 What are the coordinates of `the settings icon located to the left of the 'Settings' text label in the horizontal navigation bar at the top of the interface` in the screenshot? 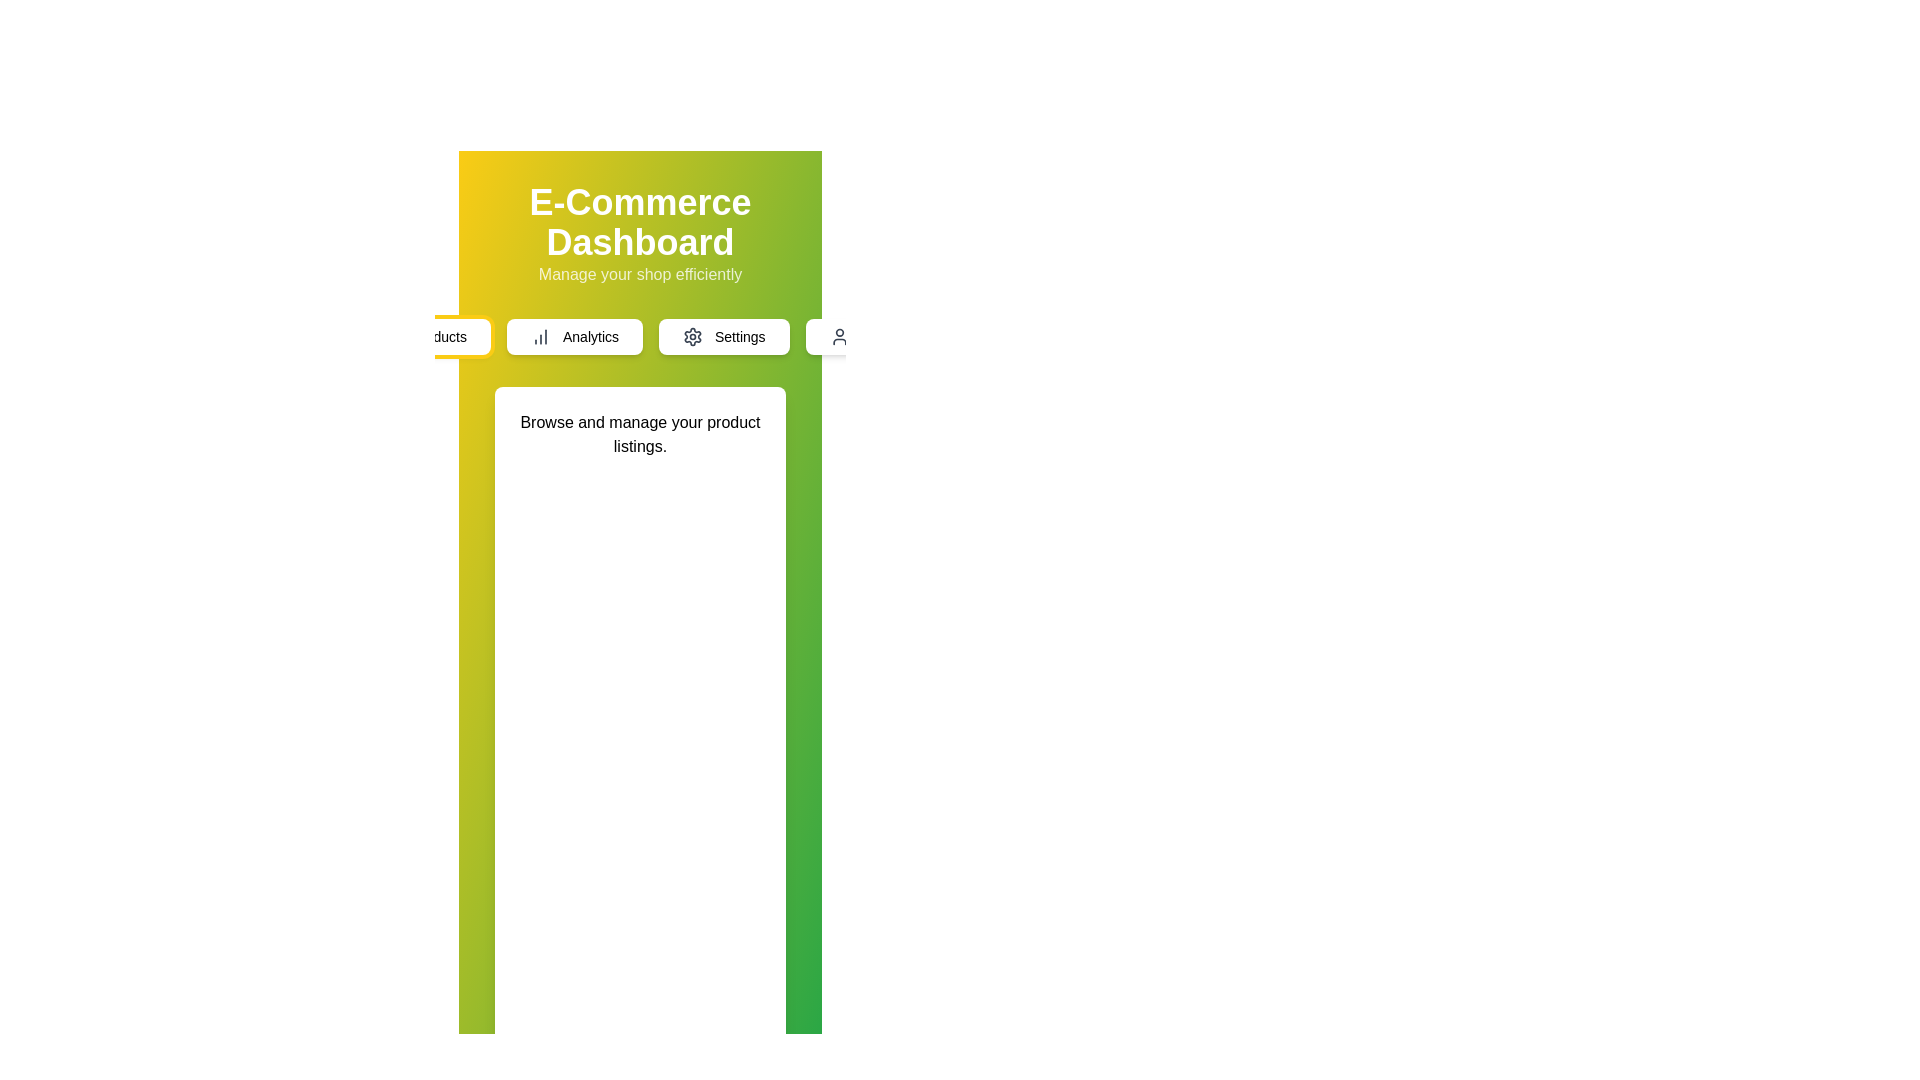 It's located at (692, 335).